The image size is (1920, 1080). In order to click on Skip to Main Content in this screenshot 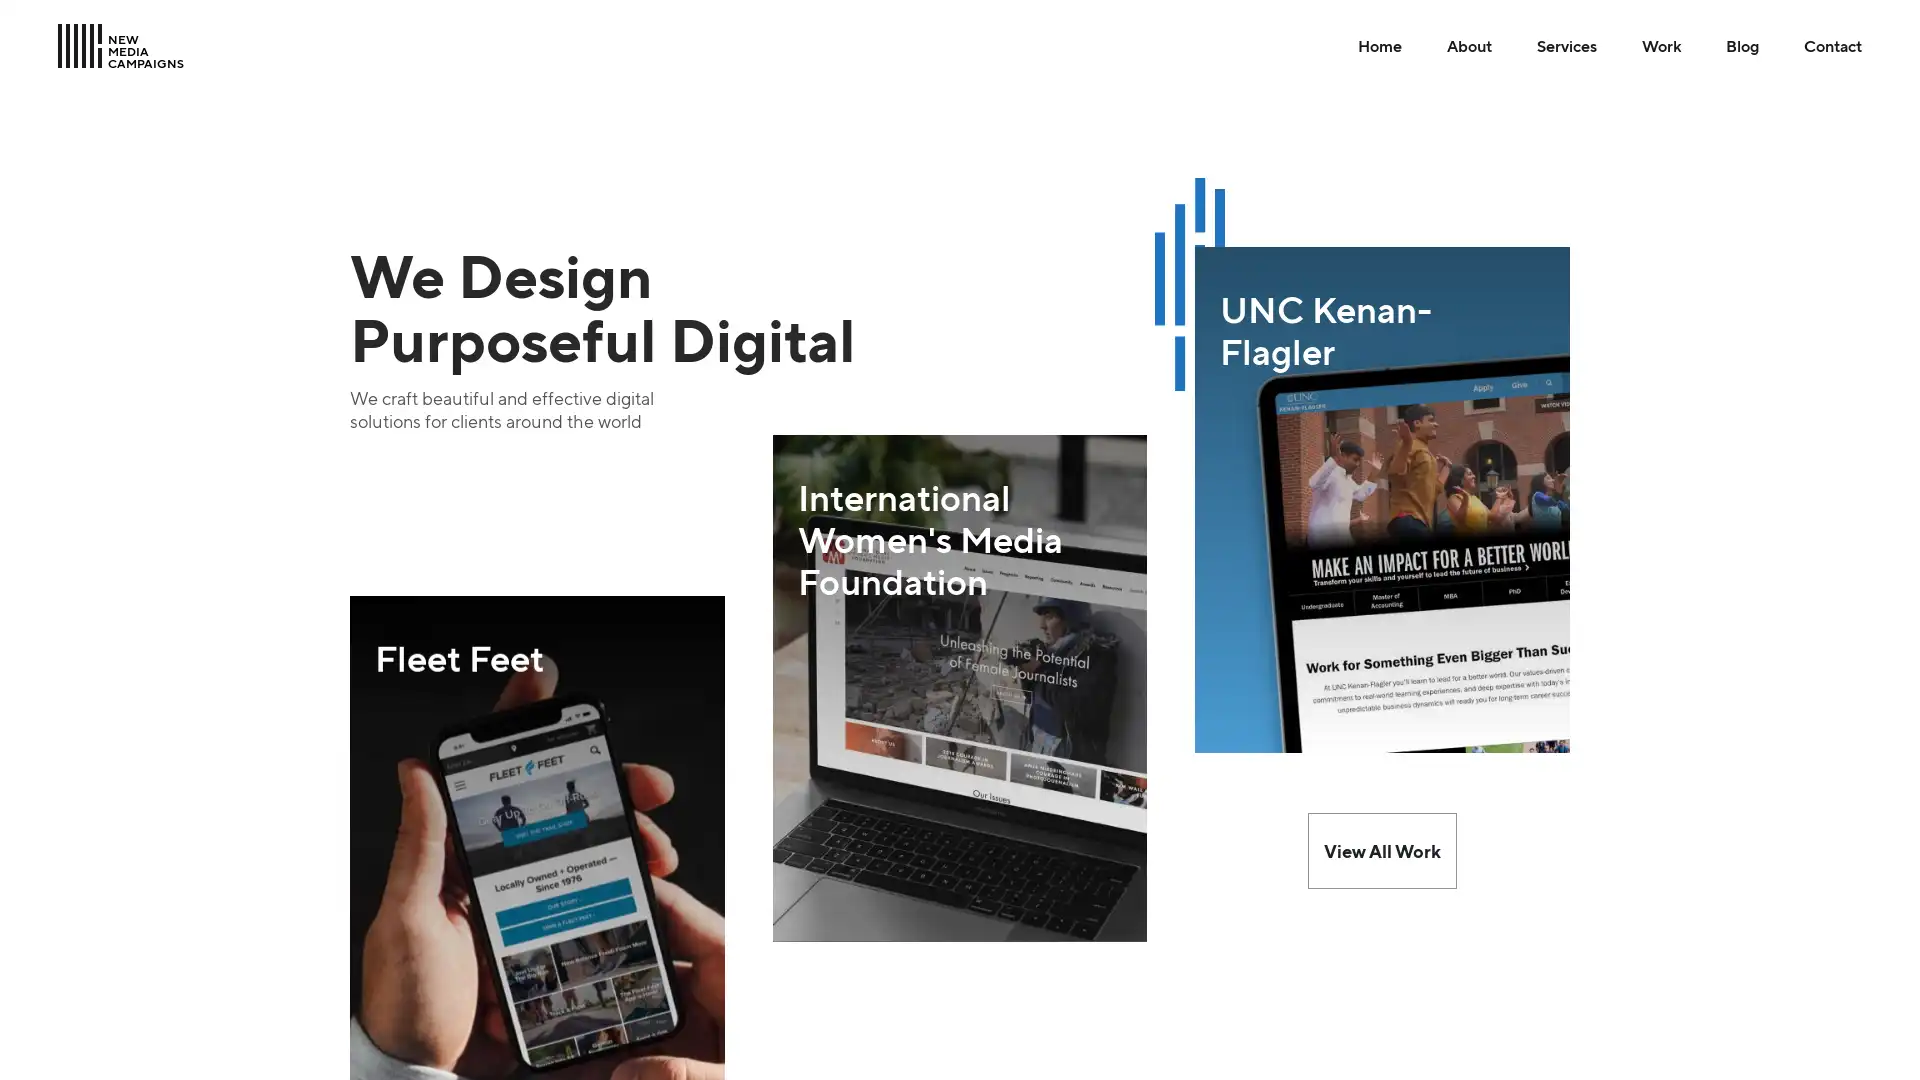, I will do `click(20, 20)`.